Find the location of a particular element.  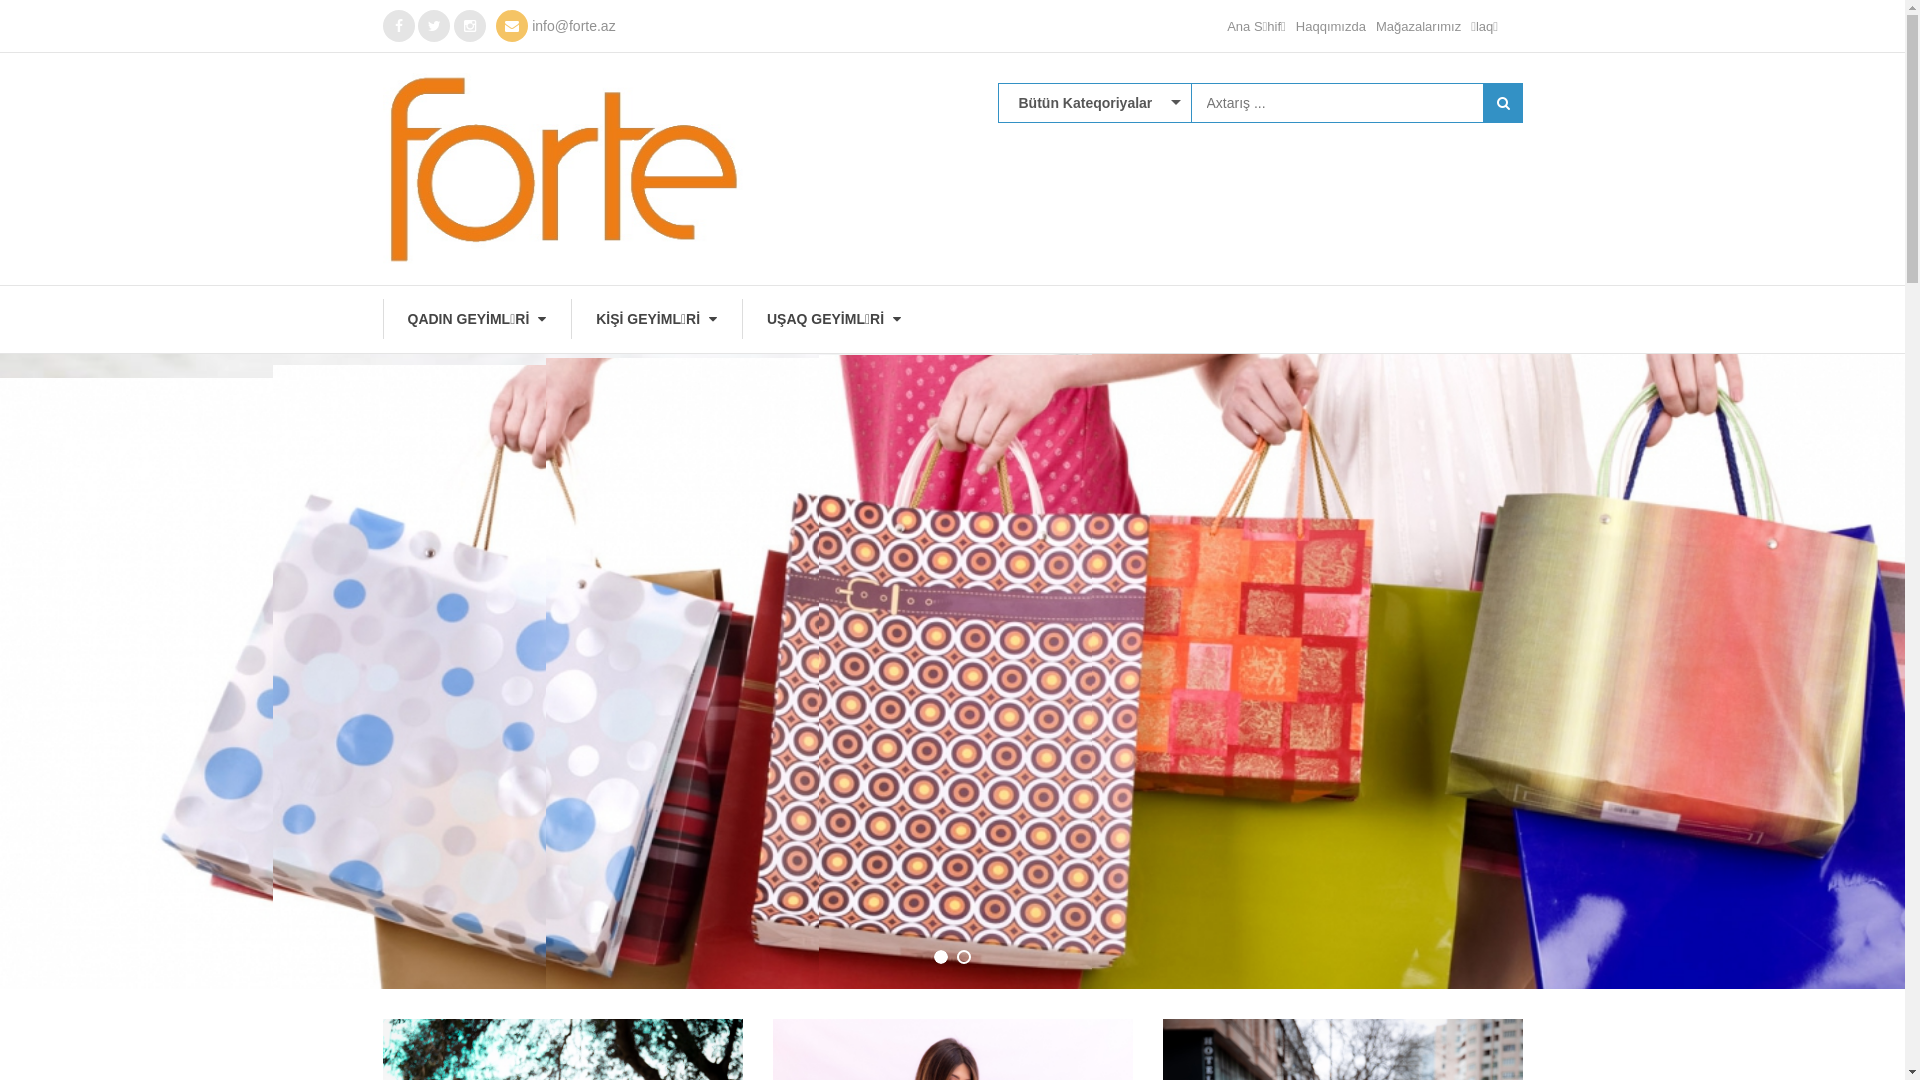

'twitter' is located at coordinates (432, 26).